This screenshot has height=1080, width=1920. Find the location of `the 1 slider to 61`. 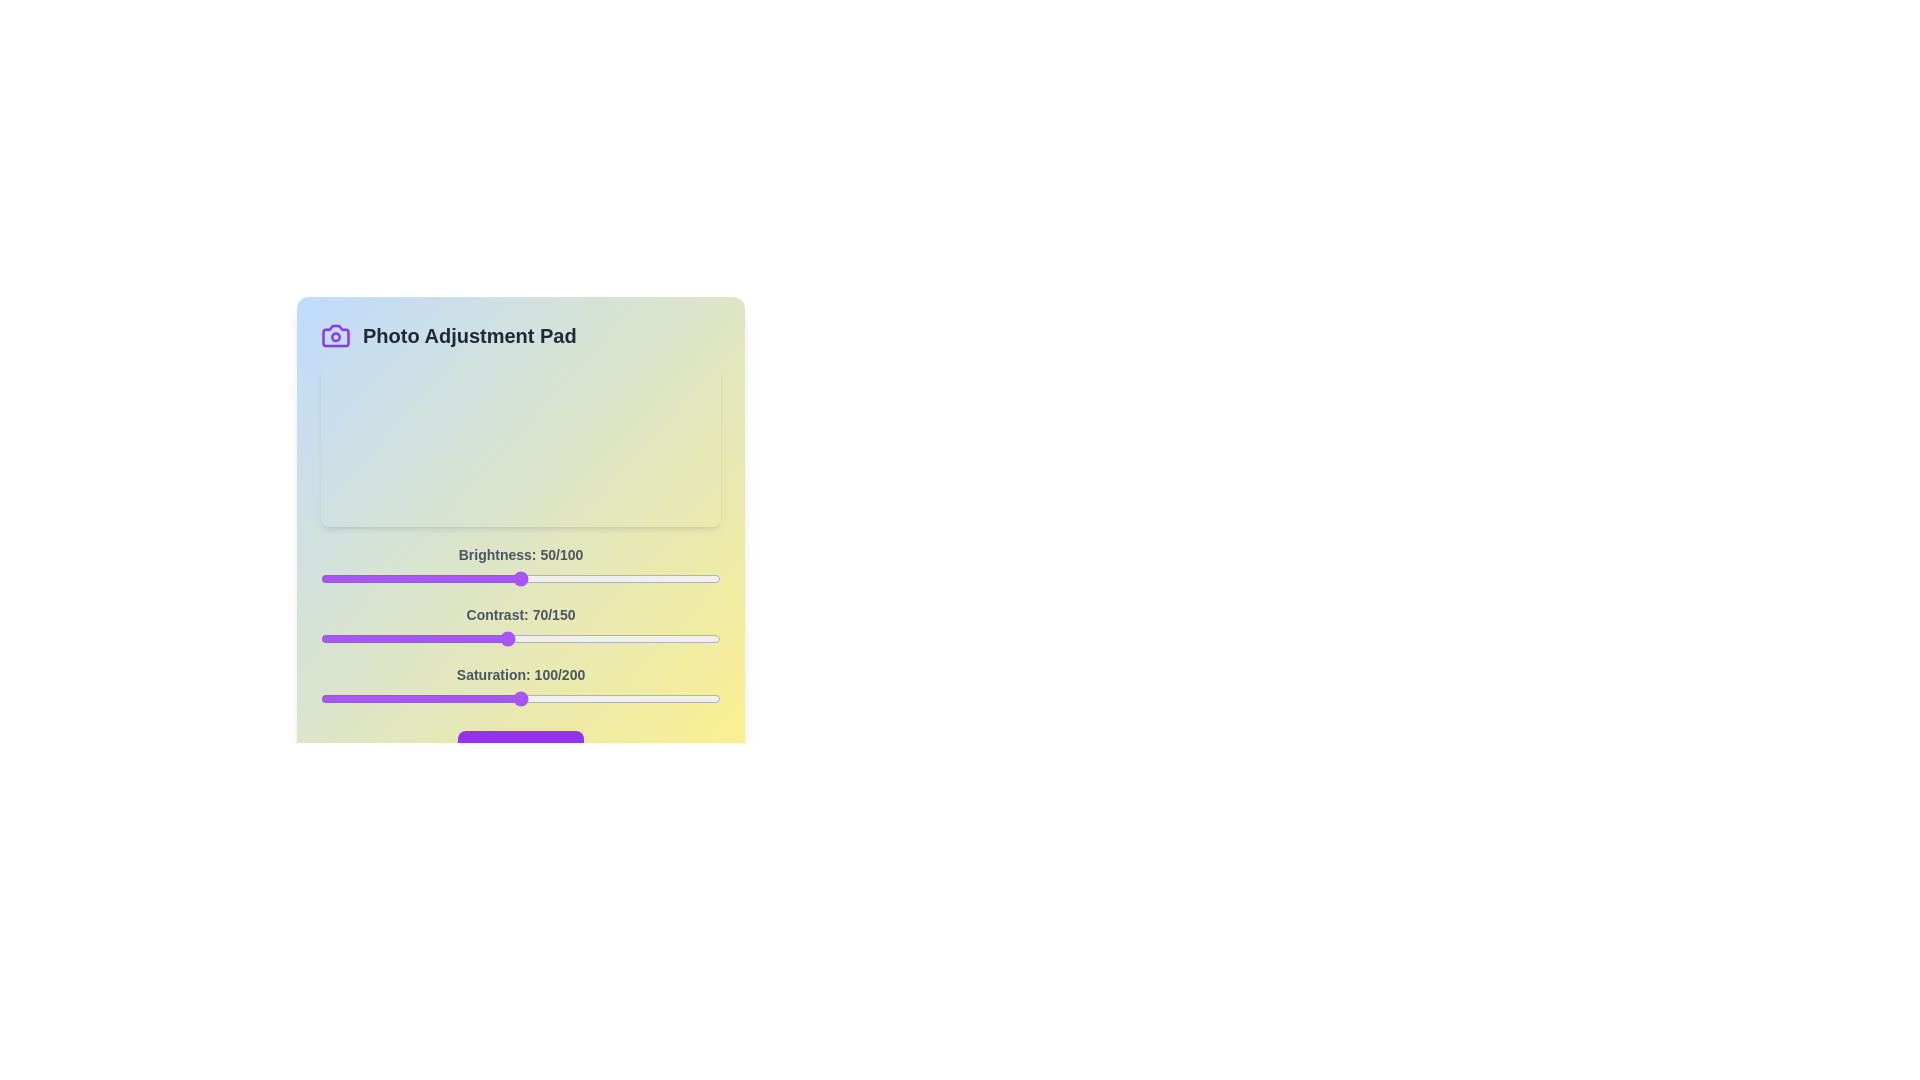

the 1 slider to 61 is located at coordinates (483, 639).